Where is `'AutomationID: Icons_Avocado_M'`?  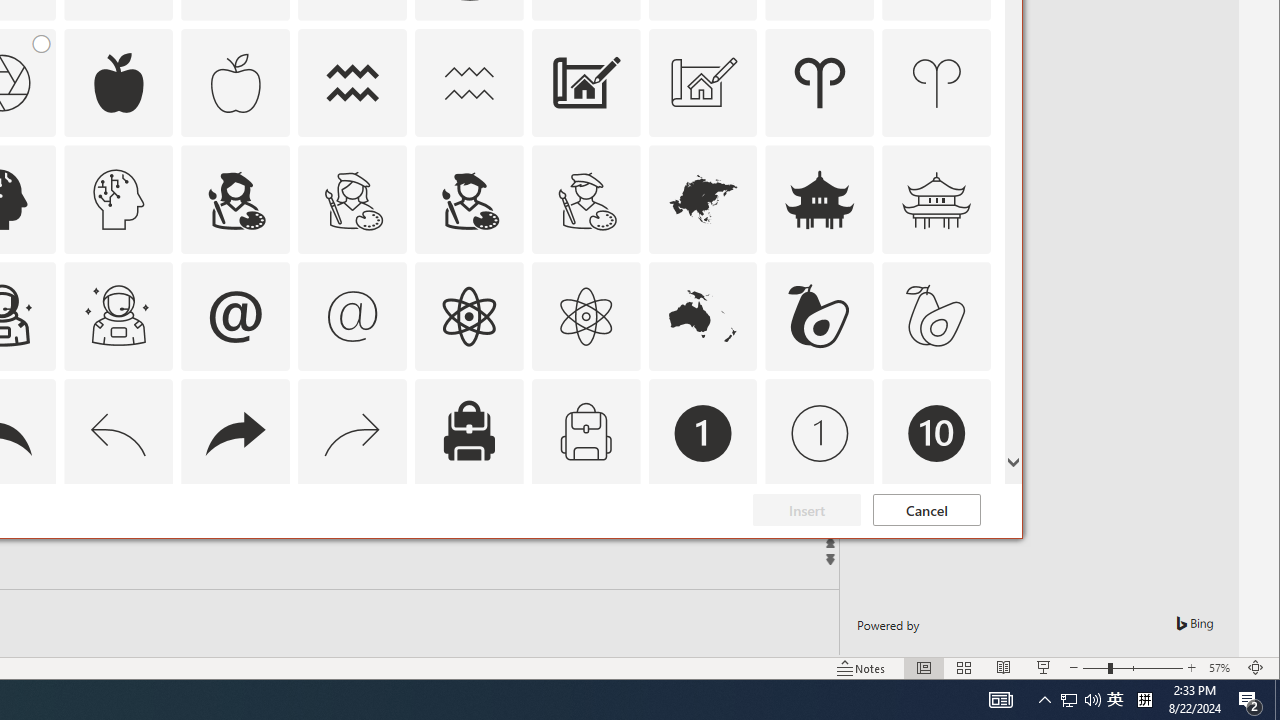
'AutomationID: Icons_Avocado_M' is located at coordinates (935, 315).